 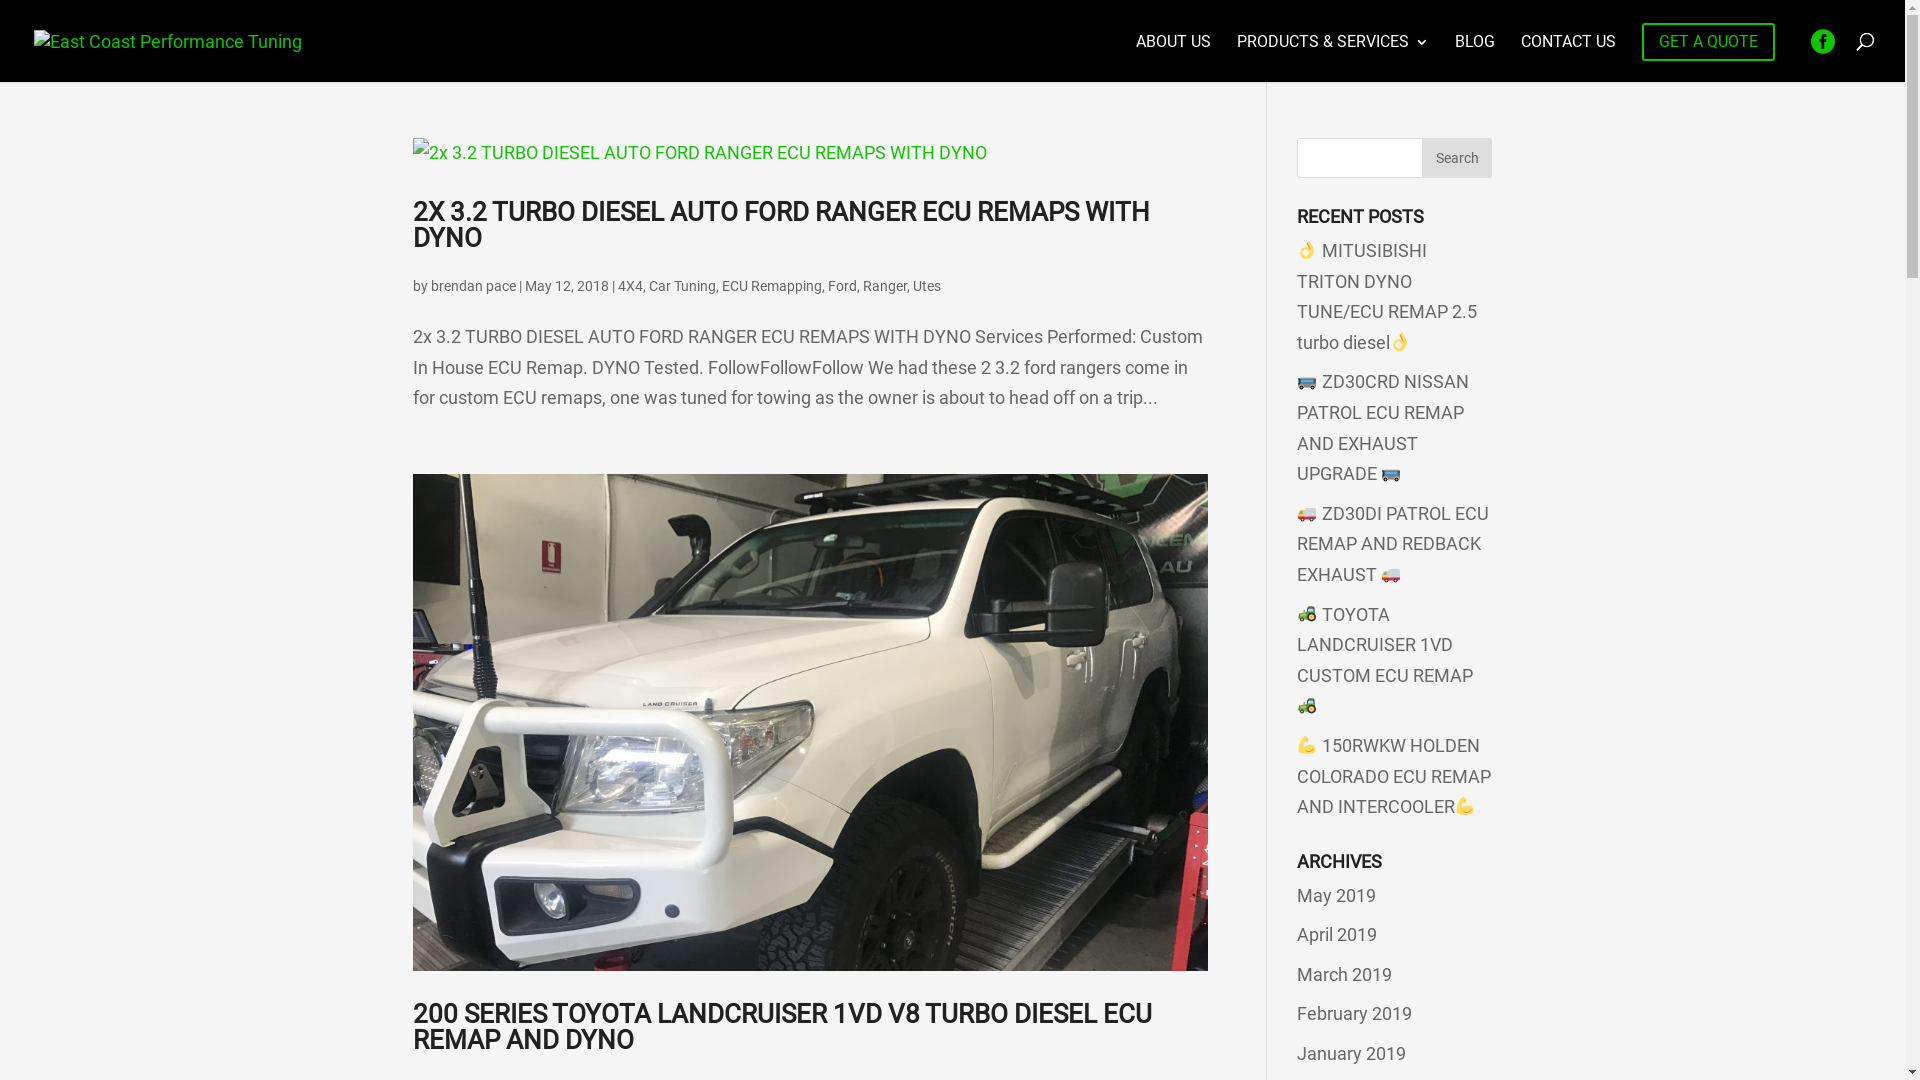 I want to click on 'ECU Remapping', so click(x=771, y=285).